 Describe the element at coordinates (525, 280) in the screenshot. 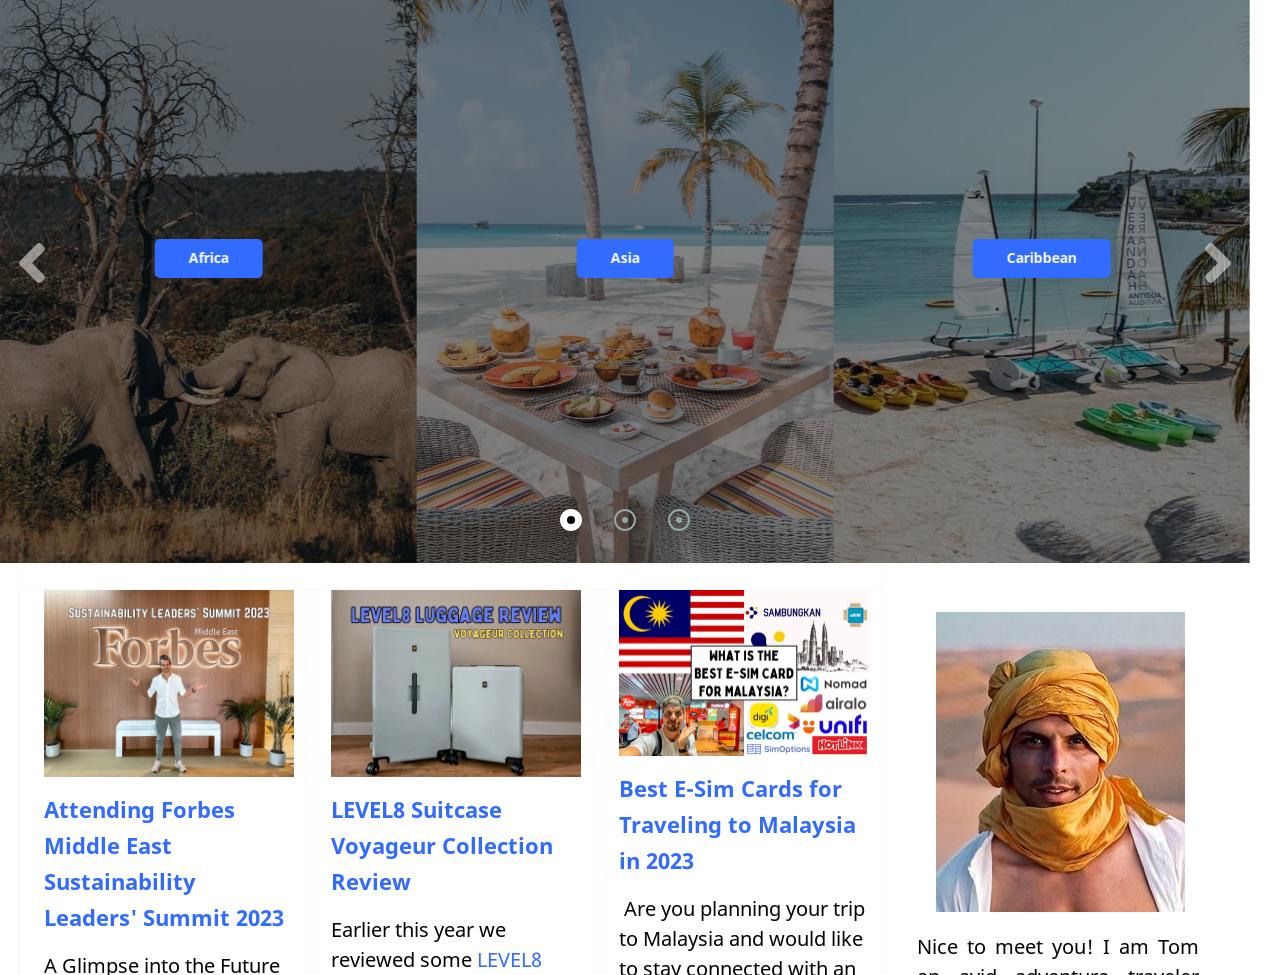

I see `'Serbia'` at that location.